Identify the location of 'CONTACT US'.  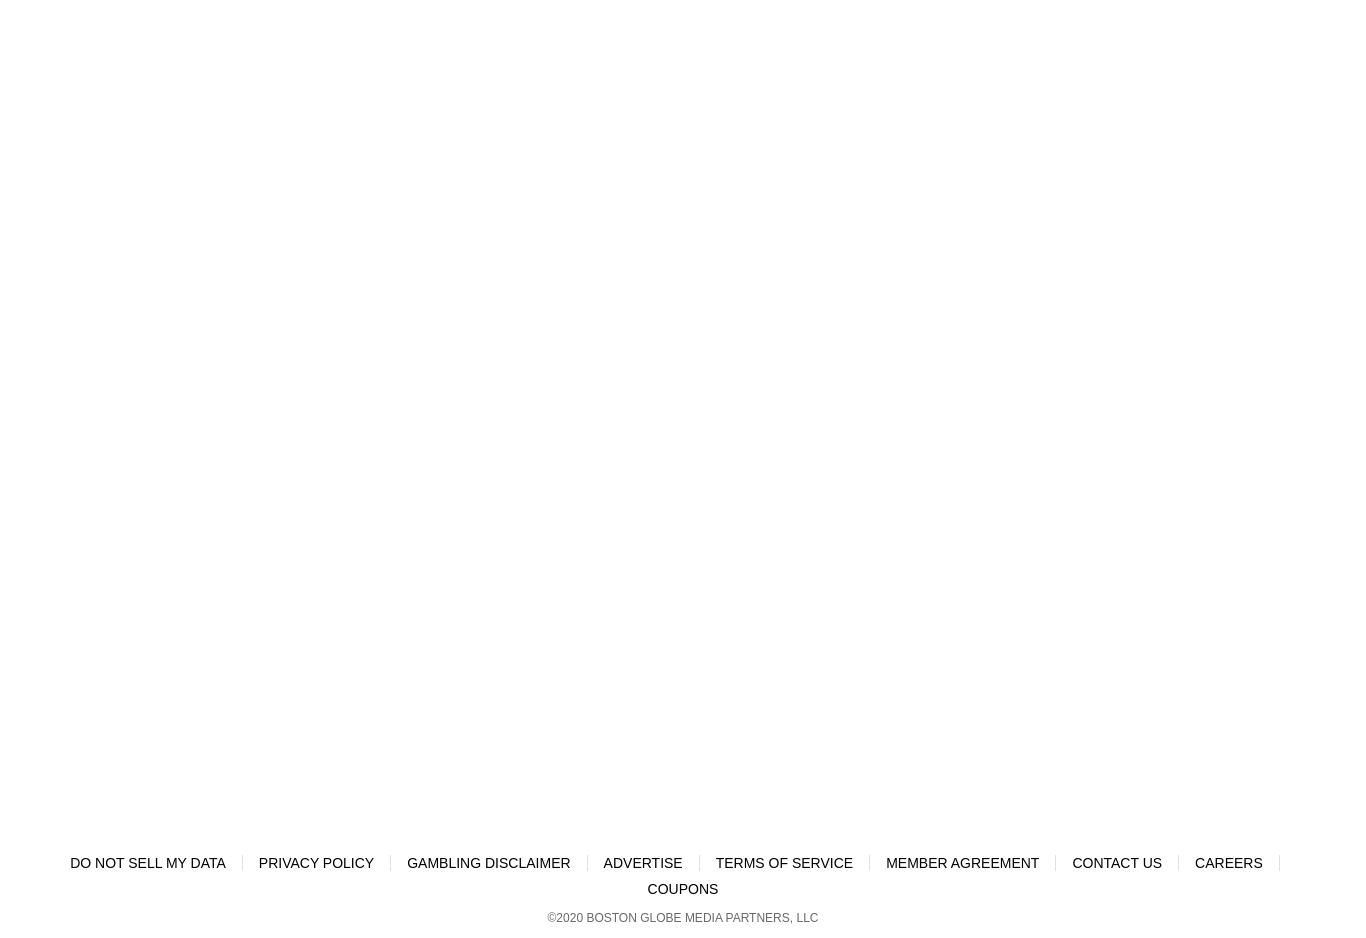
(1115, 861).